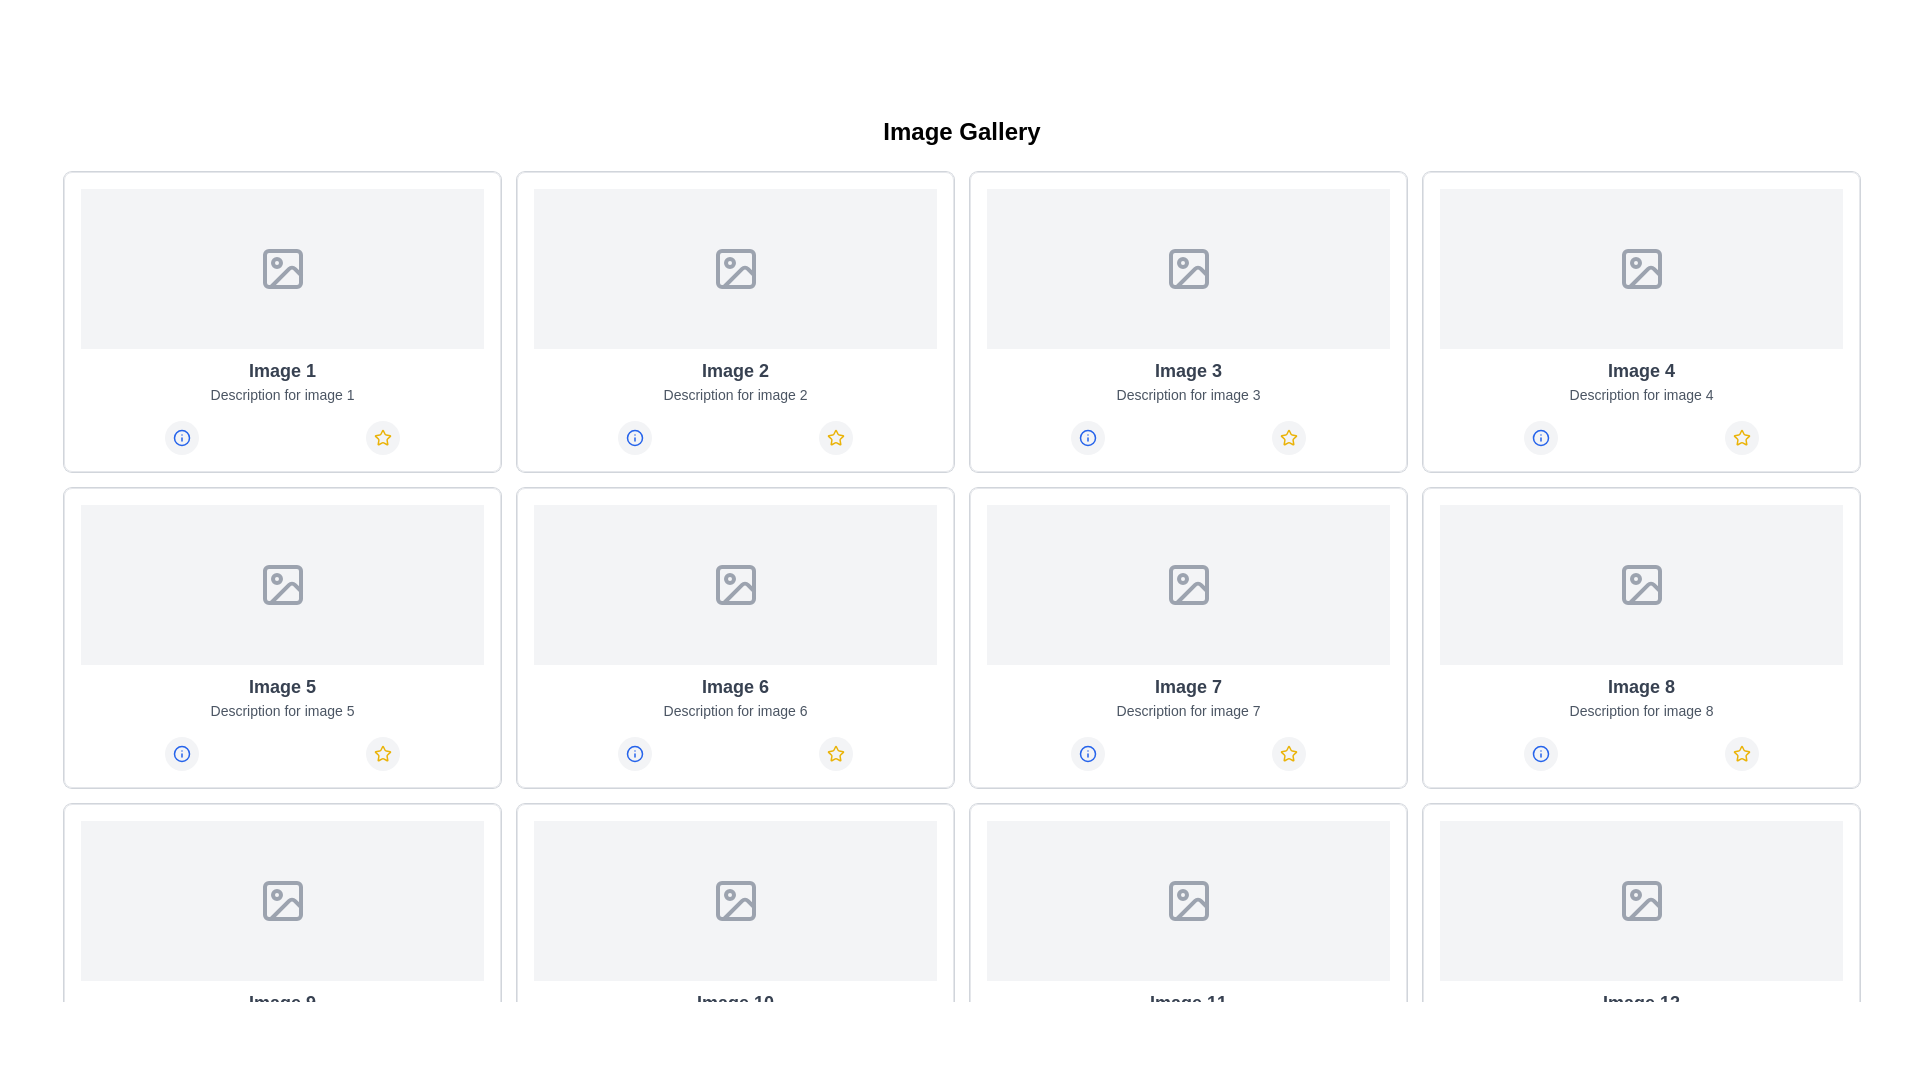 The height and width of the screenshot is (1080, 1920). I want to click on the Text label located, so click(734, 685).